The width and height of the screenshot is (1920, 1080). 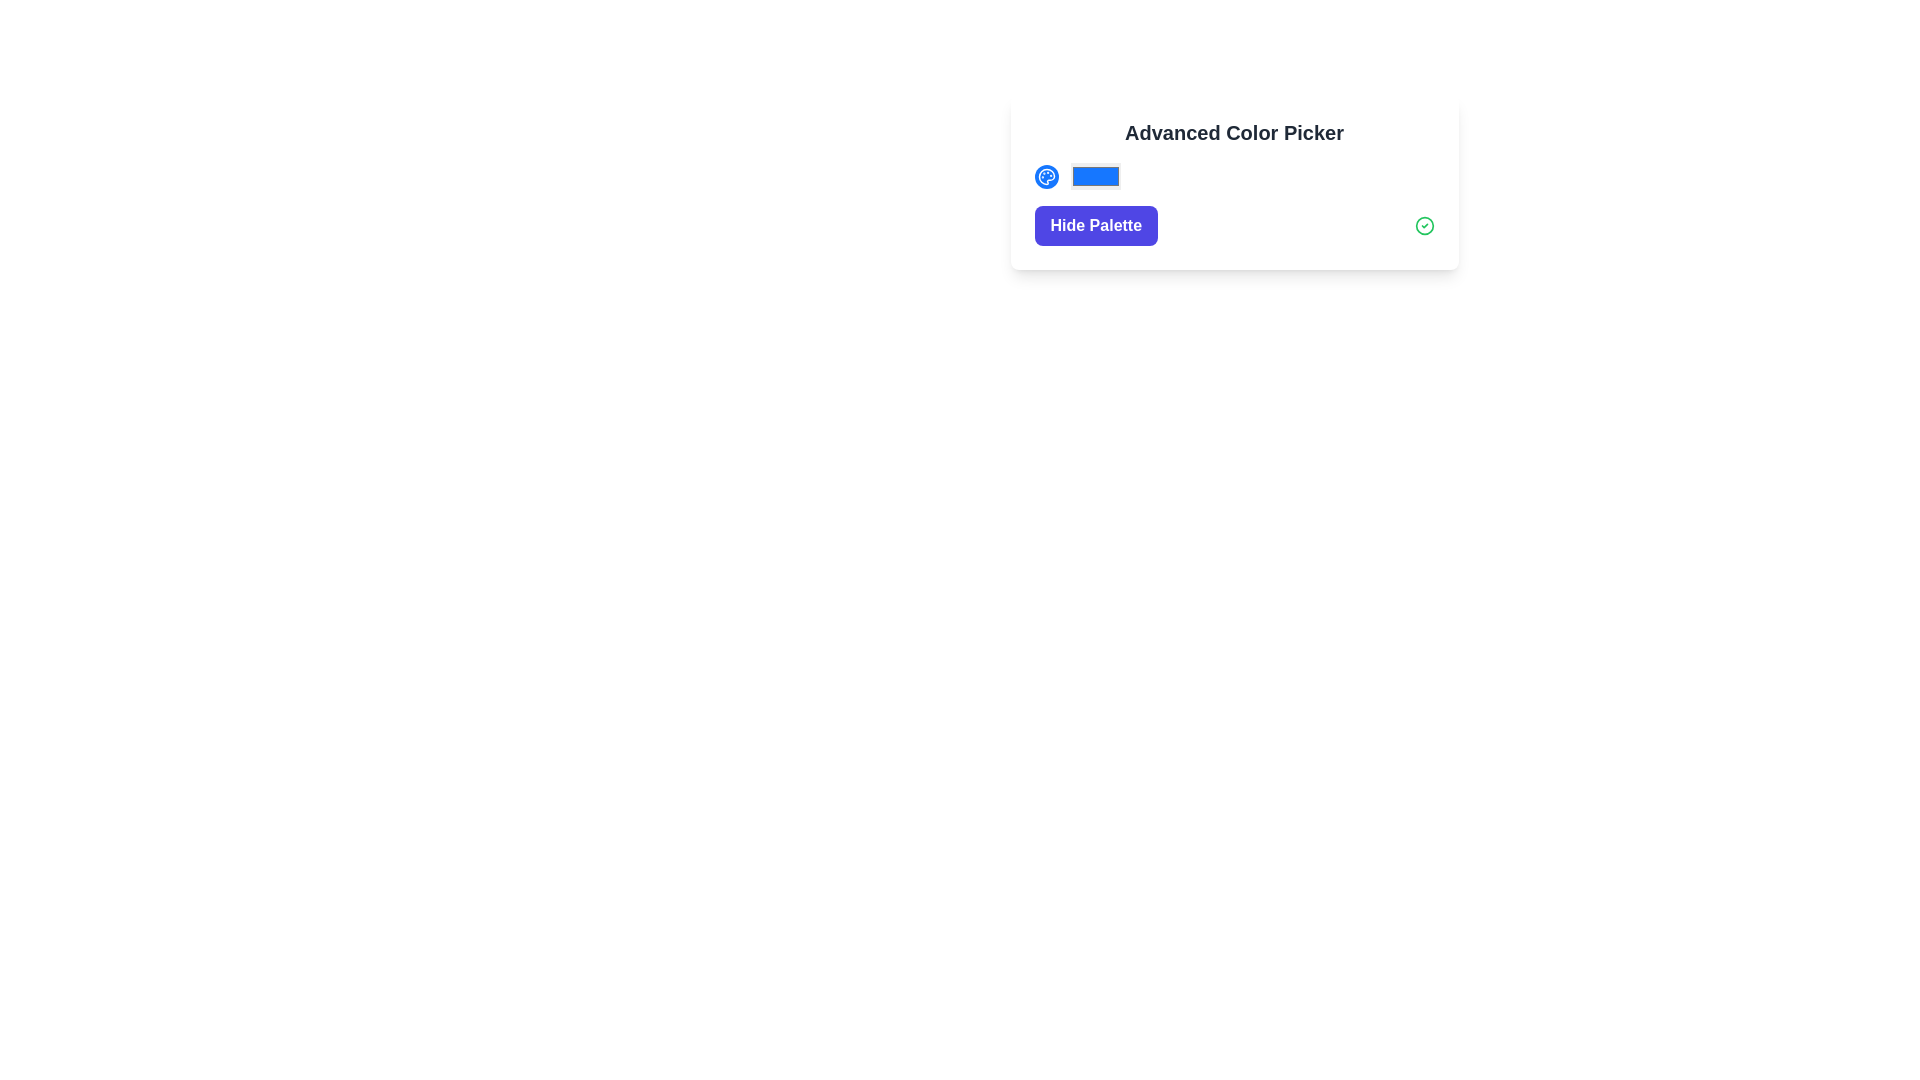 I want to click on the leftmost button that opens a color picker dialog, located at the top-left side of the grouping, adjacent to the color picker input field displaying a blue color preview, so click(x=1045, y=175).